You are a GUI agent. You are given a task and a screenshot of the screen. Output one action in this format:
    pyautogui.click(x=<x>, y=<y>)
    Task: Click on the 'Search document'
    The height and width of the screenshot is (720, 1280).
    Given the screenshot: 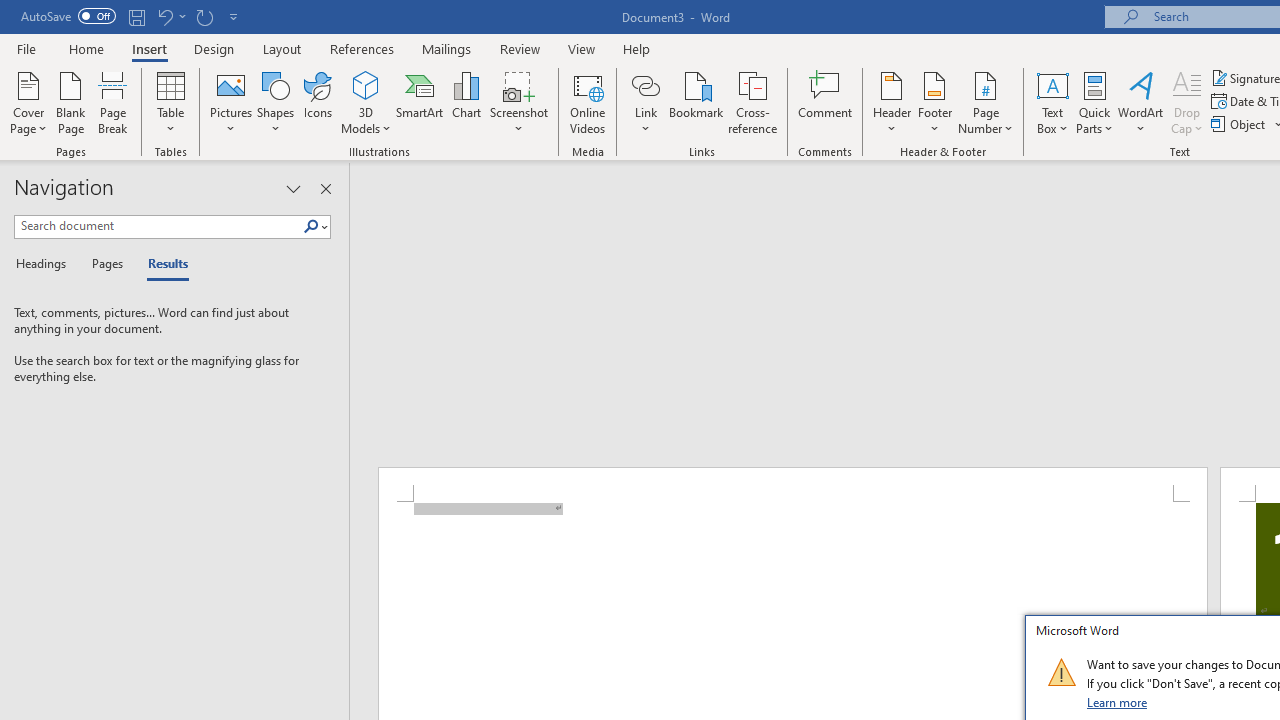 What is the action you would take?
    pyautogui.click(x=157, y=225)
    